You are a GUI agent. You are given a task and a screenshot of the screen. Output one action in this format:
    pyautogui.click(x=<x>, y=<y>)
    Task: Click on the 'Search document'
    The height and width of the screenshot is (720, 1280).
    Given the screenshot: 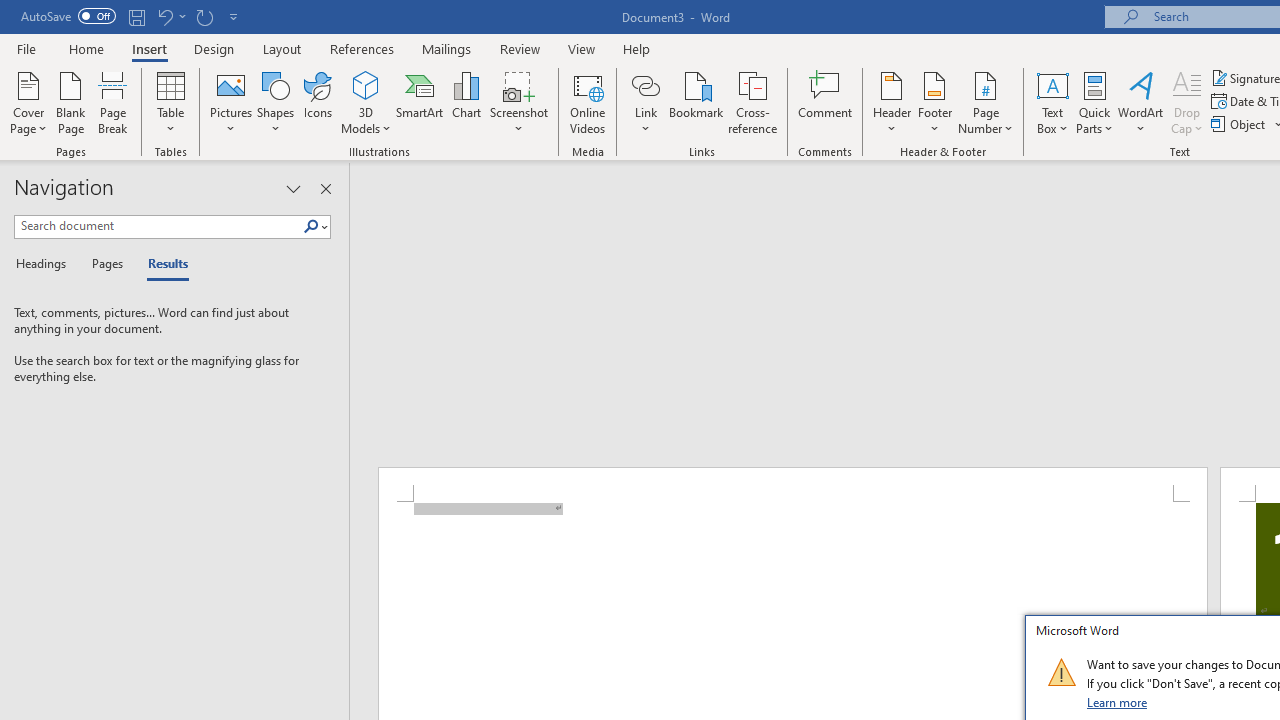 What is the action you would take?
    pyautogui.click(x=157, y=225)
    